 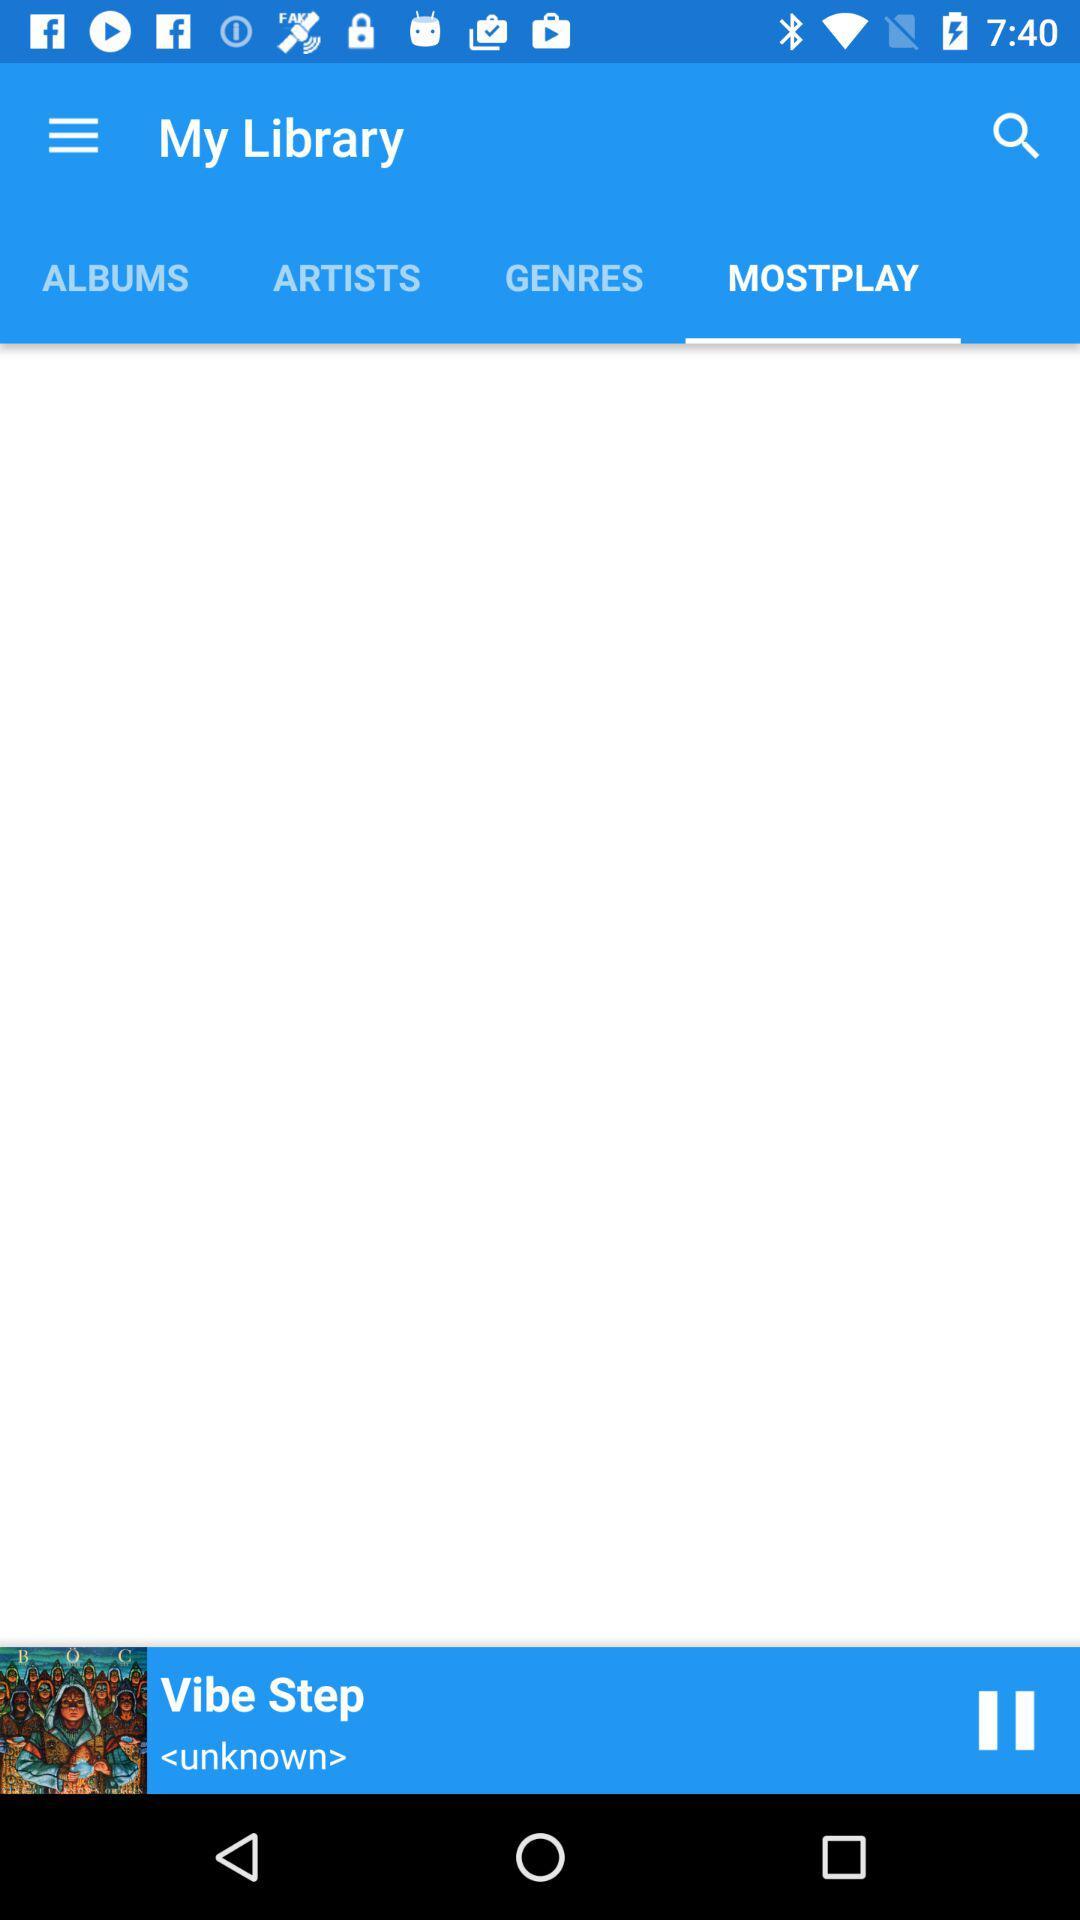 I want to click on the icon to the left of mostplay, so click(x=574, y=275).